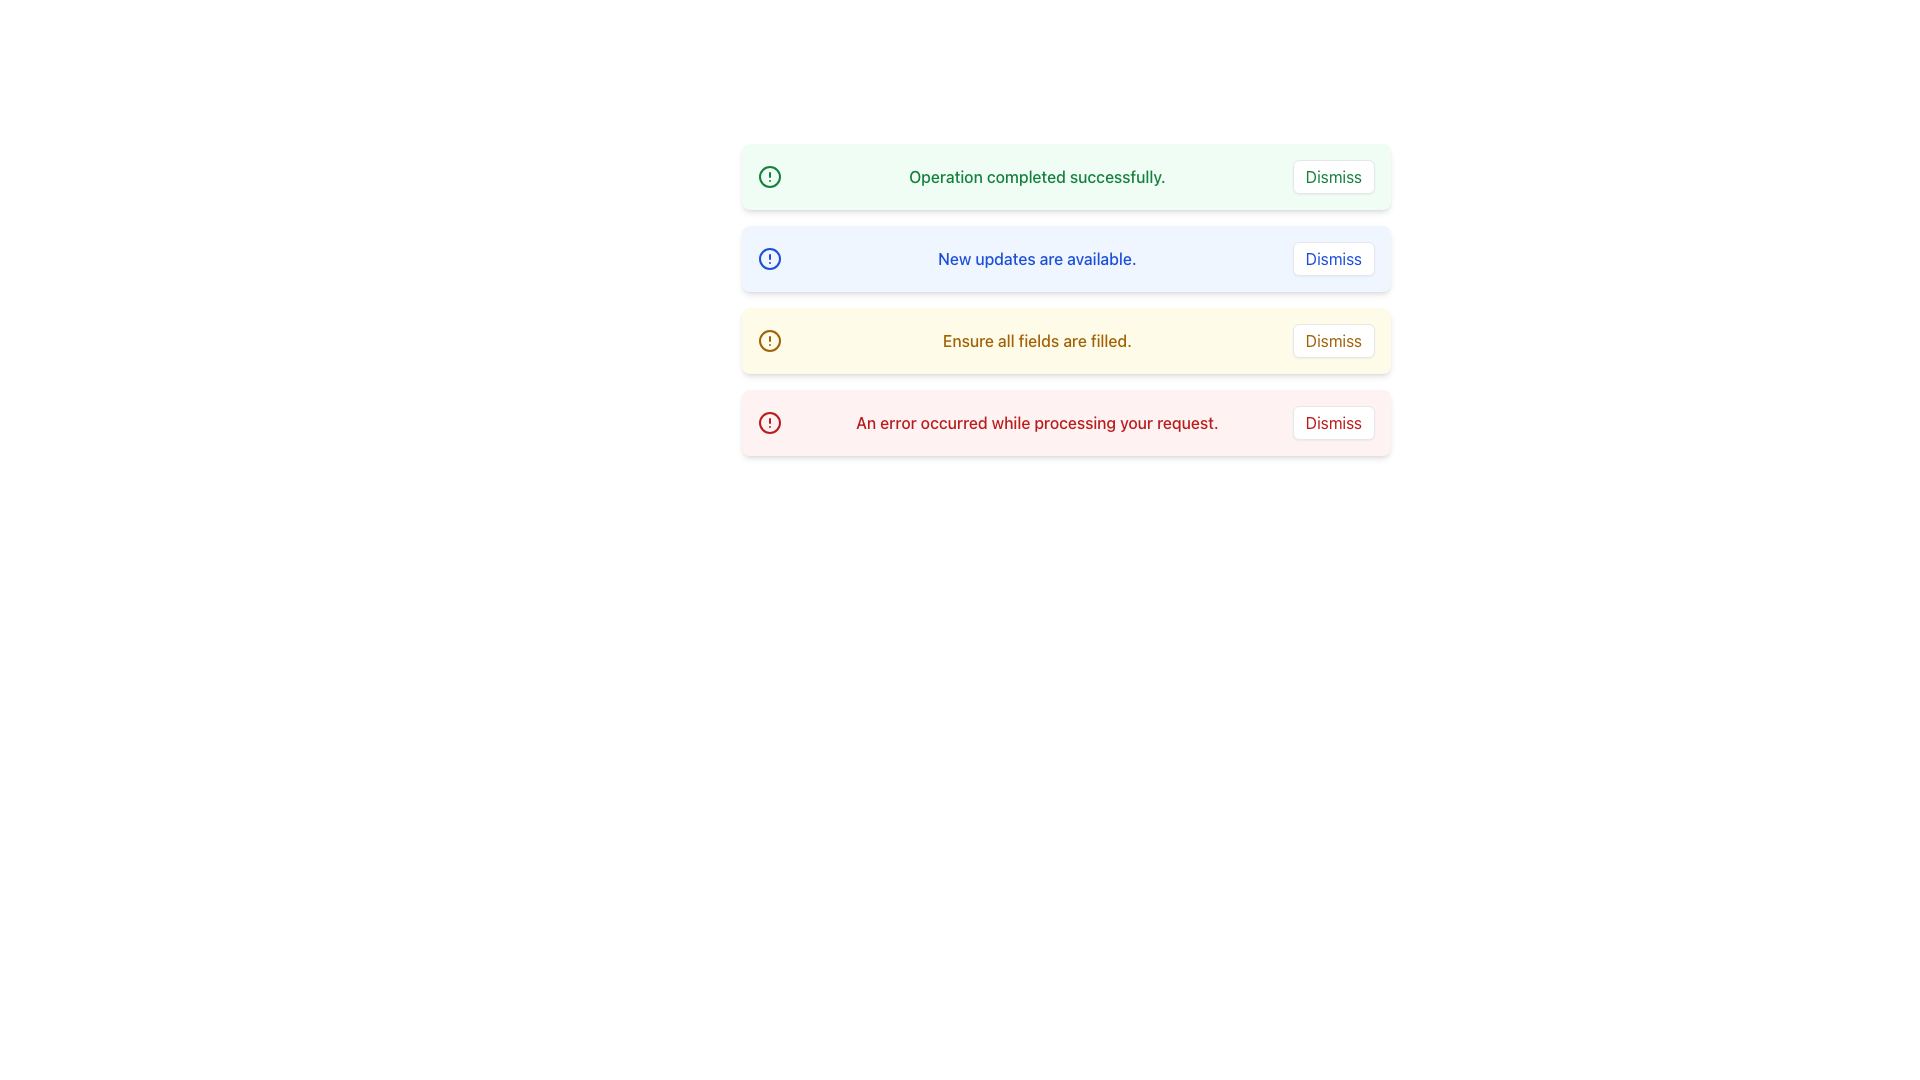 The image size is (1920, 1080). What do you see at coordinates (1037, 339) in the screenshot?
I see `the text label displaying 'Ensure all fields are filled.' which is part of the third notification bar with a yellow background` at bounding box center [1037, 339].